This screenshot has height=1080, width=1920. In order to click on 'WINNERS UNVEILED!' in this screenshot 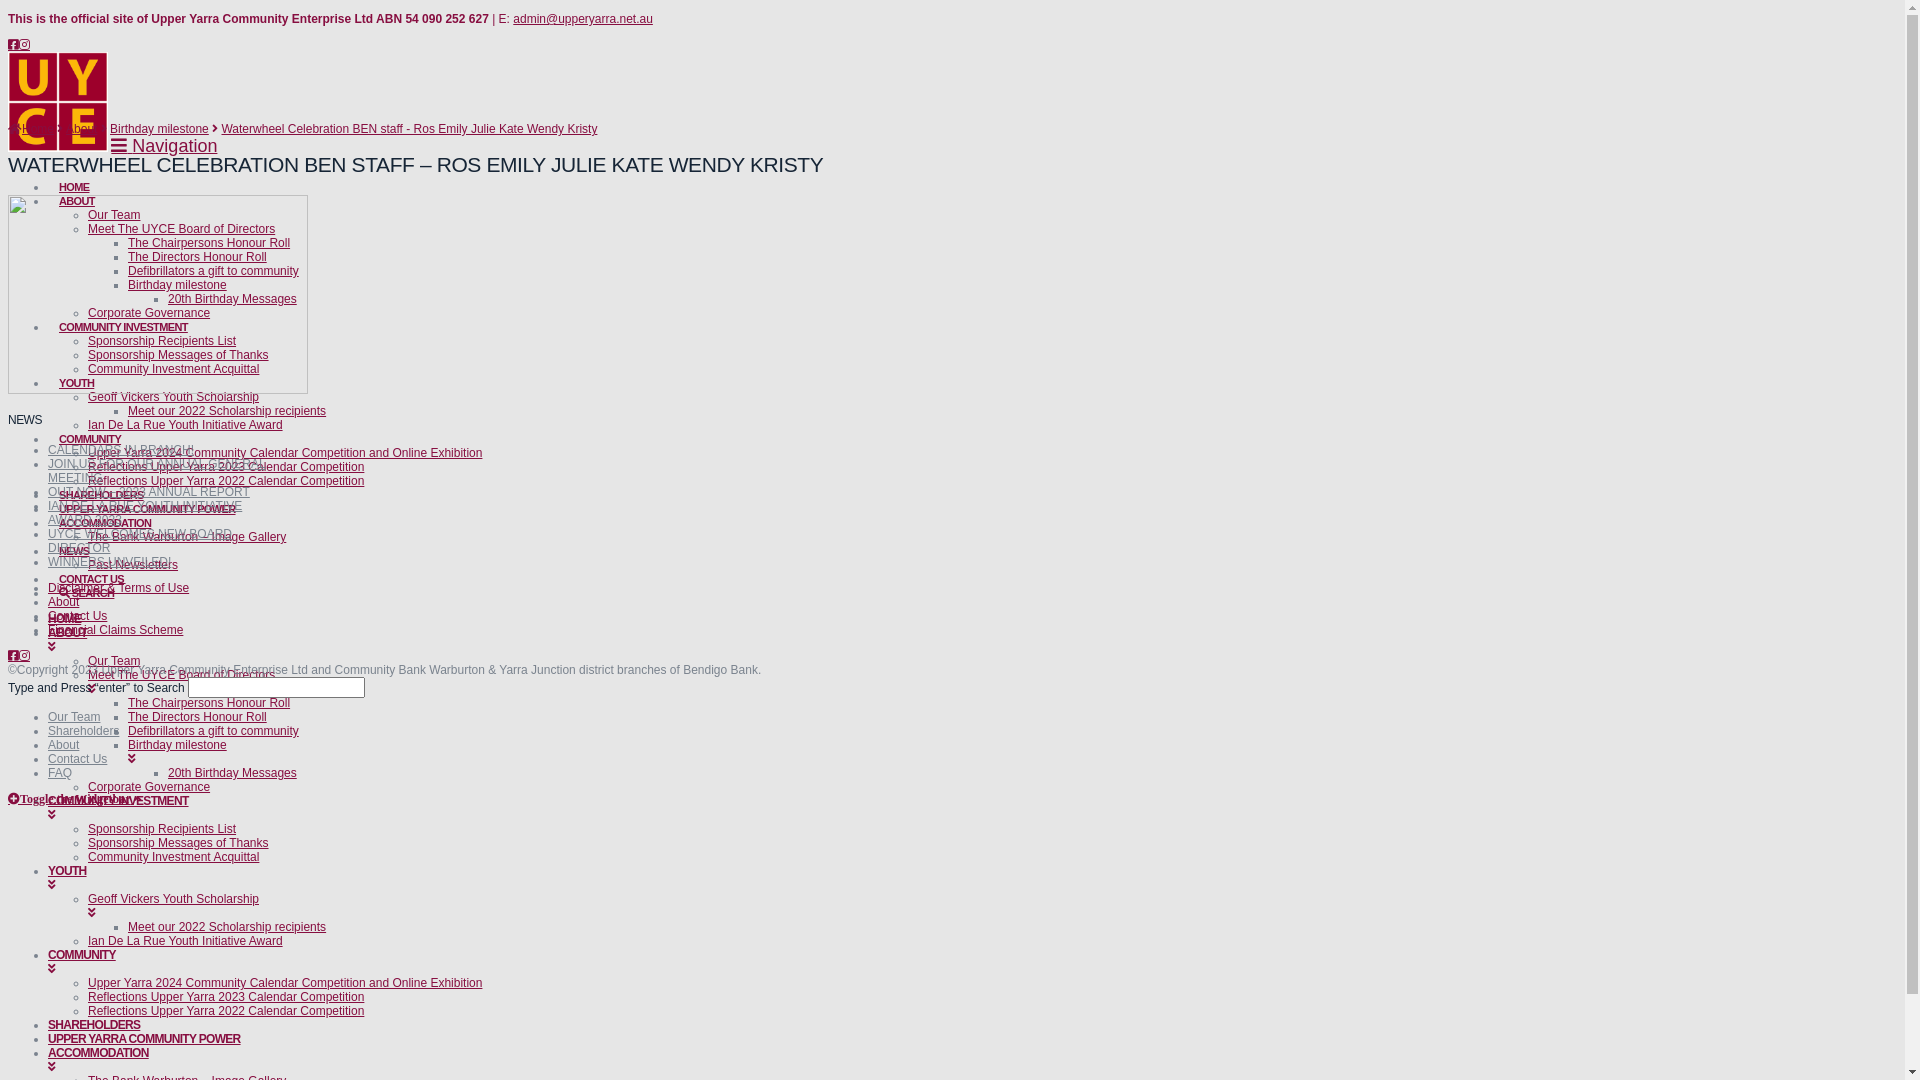, I will do `click(108, 562)`.